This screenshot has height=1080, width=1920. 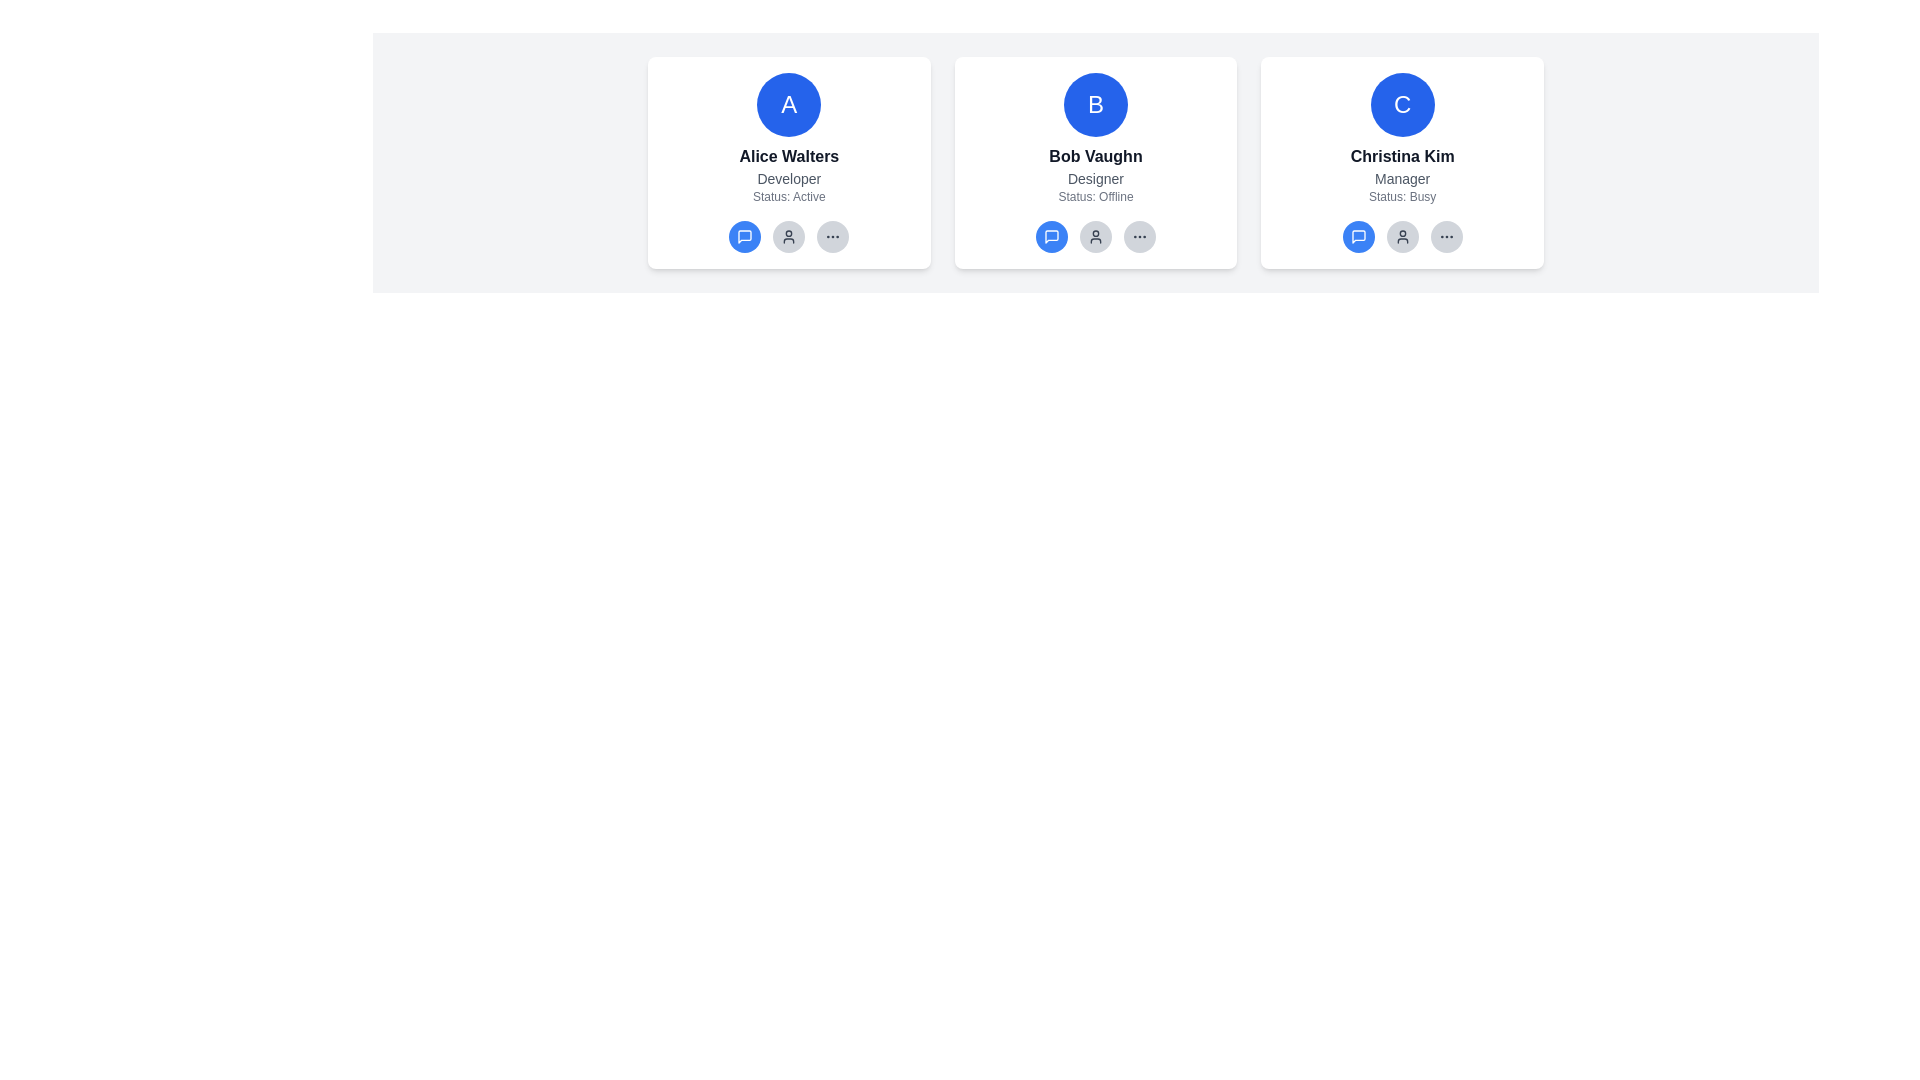 I want to click on the circular button with three vertical dots, which is the third button in the row below Alice Walters' profile card, so click(x=833, y=235).